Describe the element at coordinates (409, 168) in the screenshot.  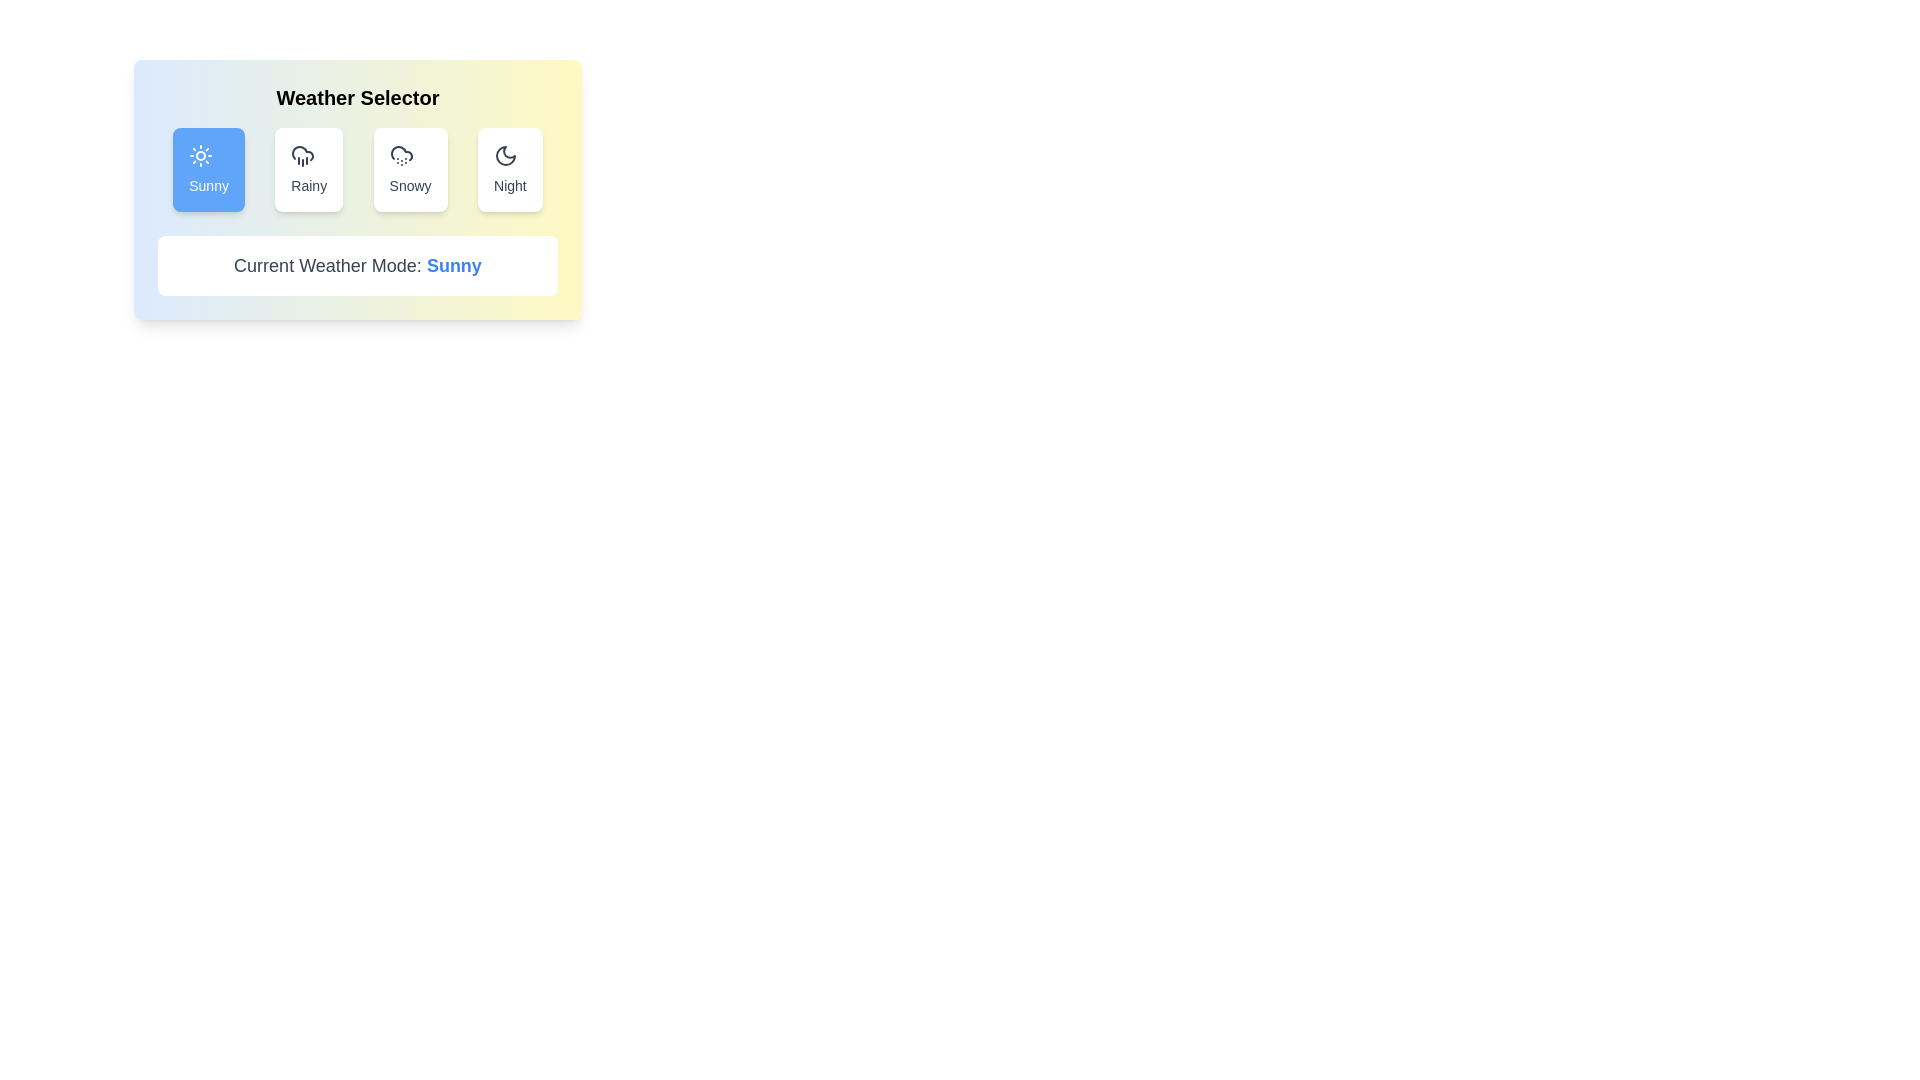
I see `the button corresponding to the weather option Snowy` at that location.